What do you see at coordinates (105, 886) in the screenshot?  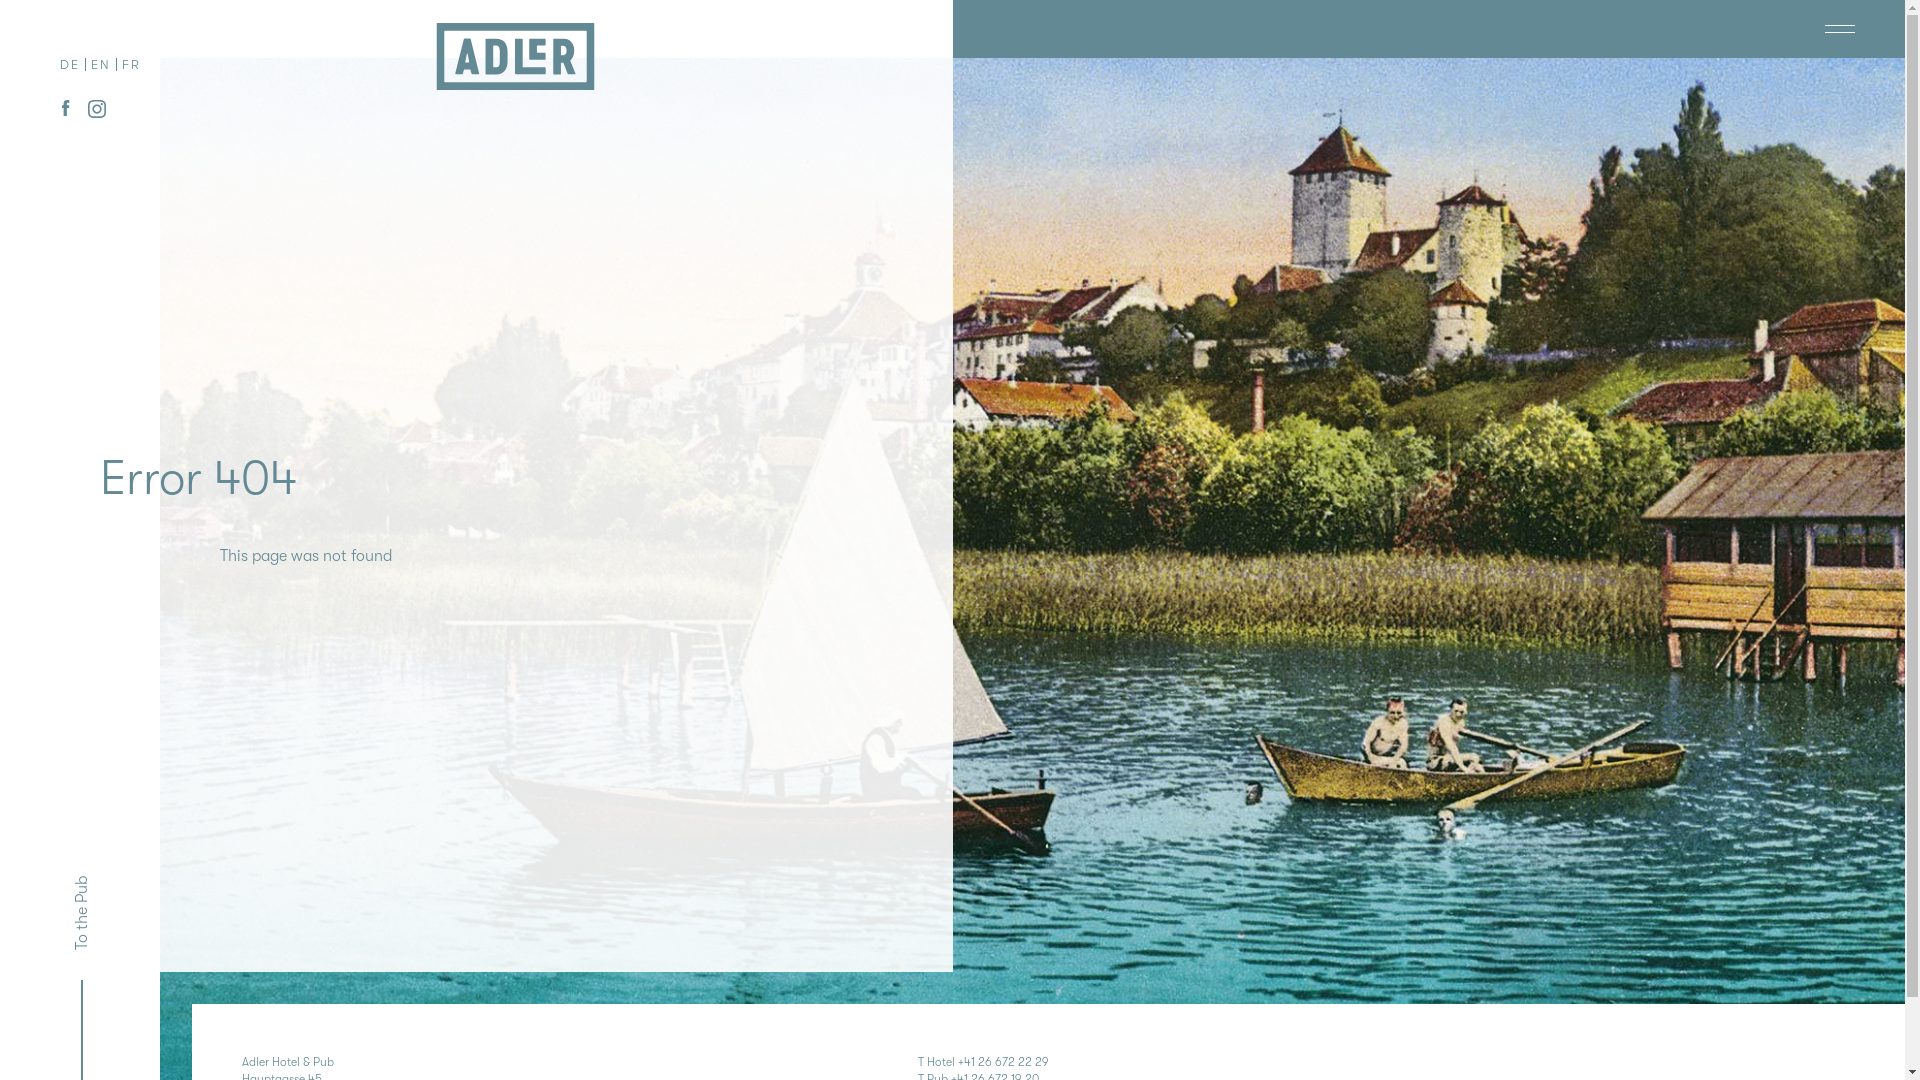 I see `'To the Pub'` at bounding box center [105, 886].